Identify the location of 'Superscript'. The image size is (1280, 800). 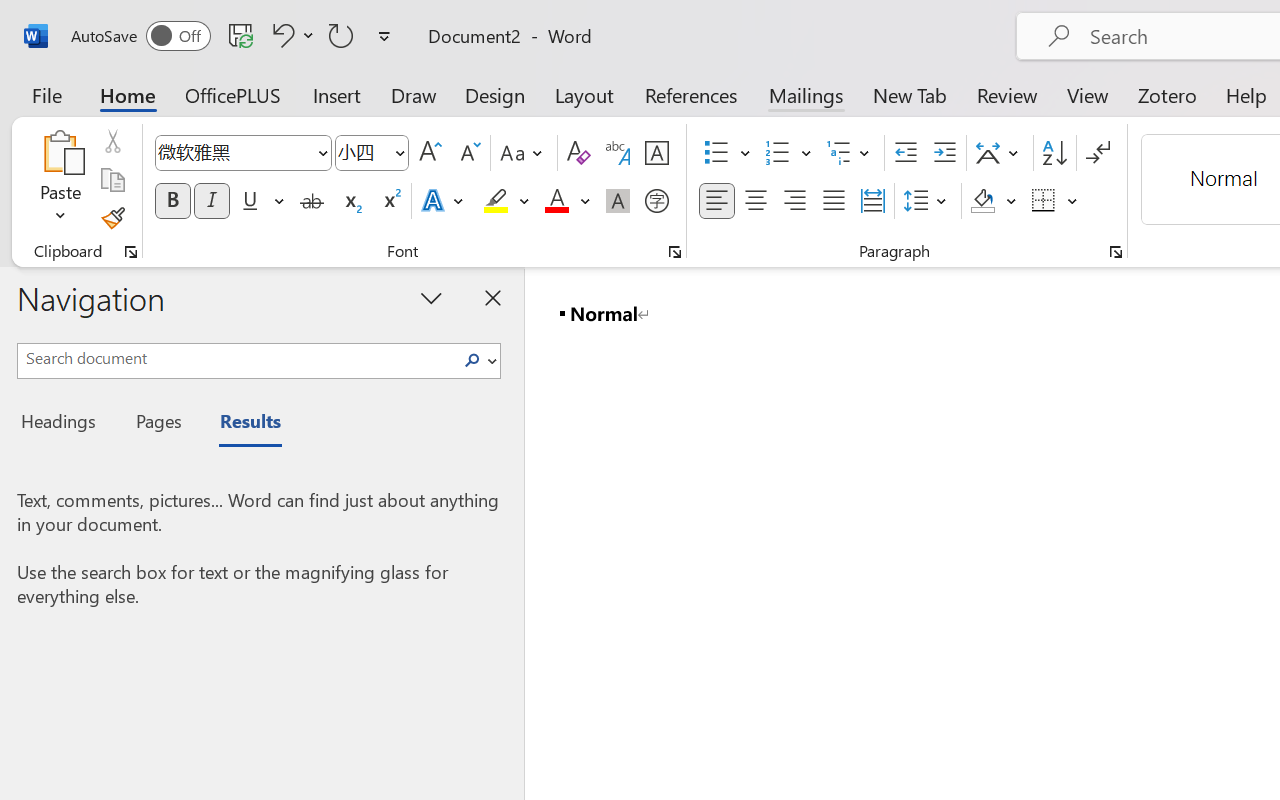
(390, 201).